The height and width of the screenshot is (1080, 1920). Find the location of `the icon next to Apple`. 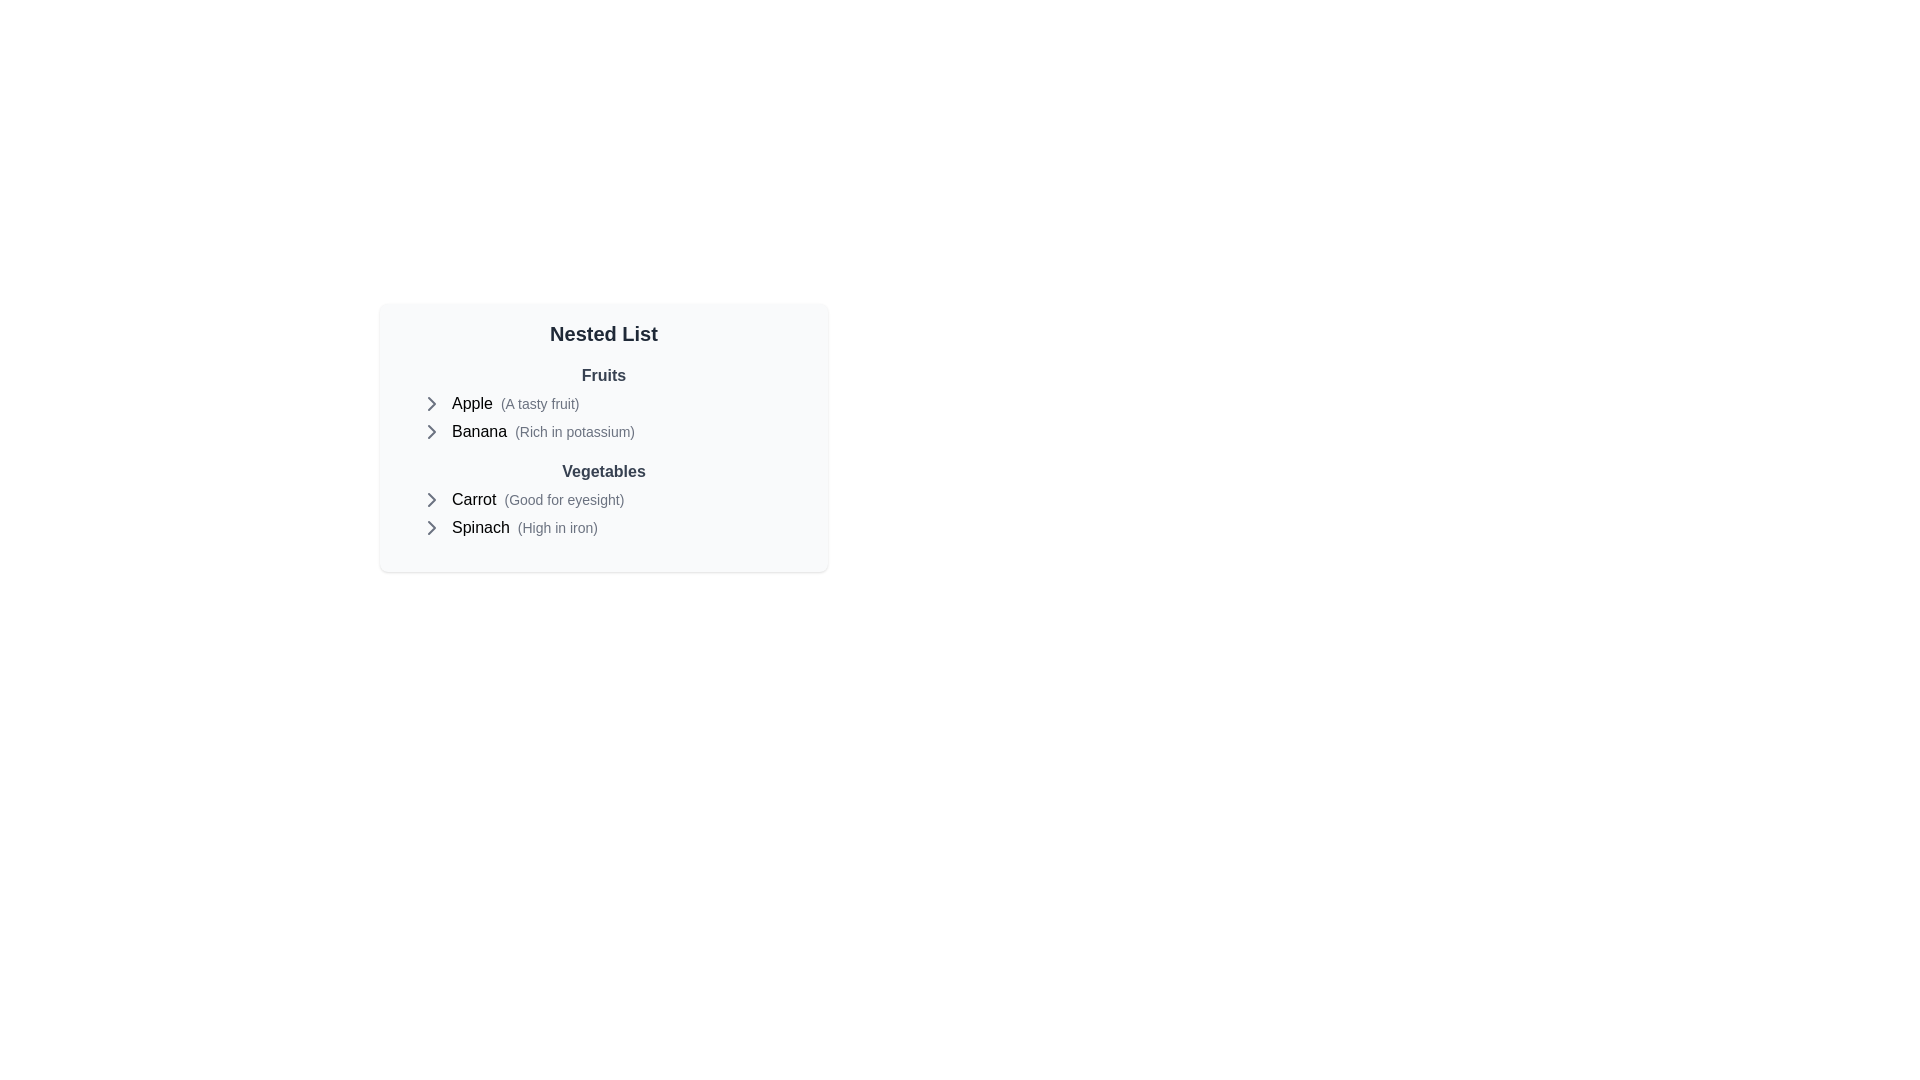

the icon next to Apple is located at coordinates (431, 404).